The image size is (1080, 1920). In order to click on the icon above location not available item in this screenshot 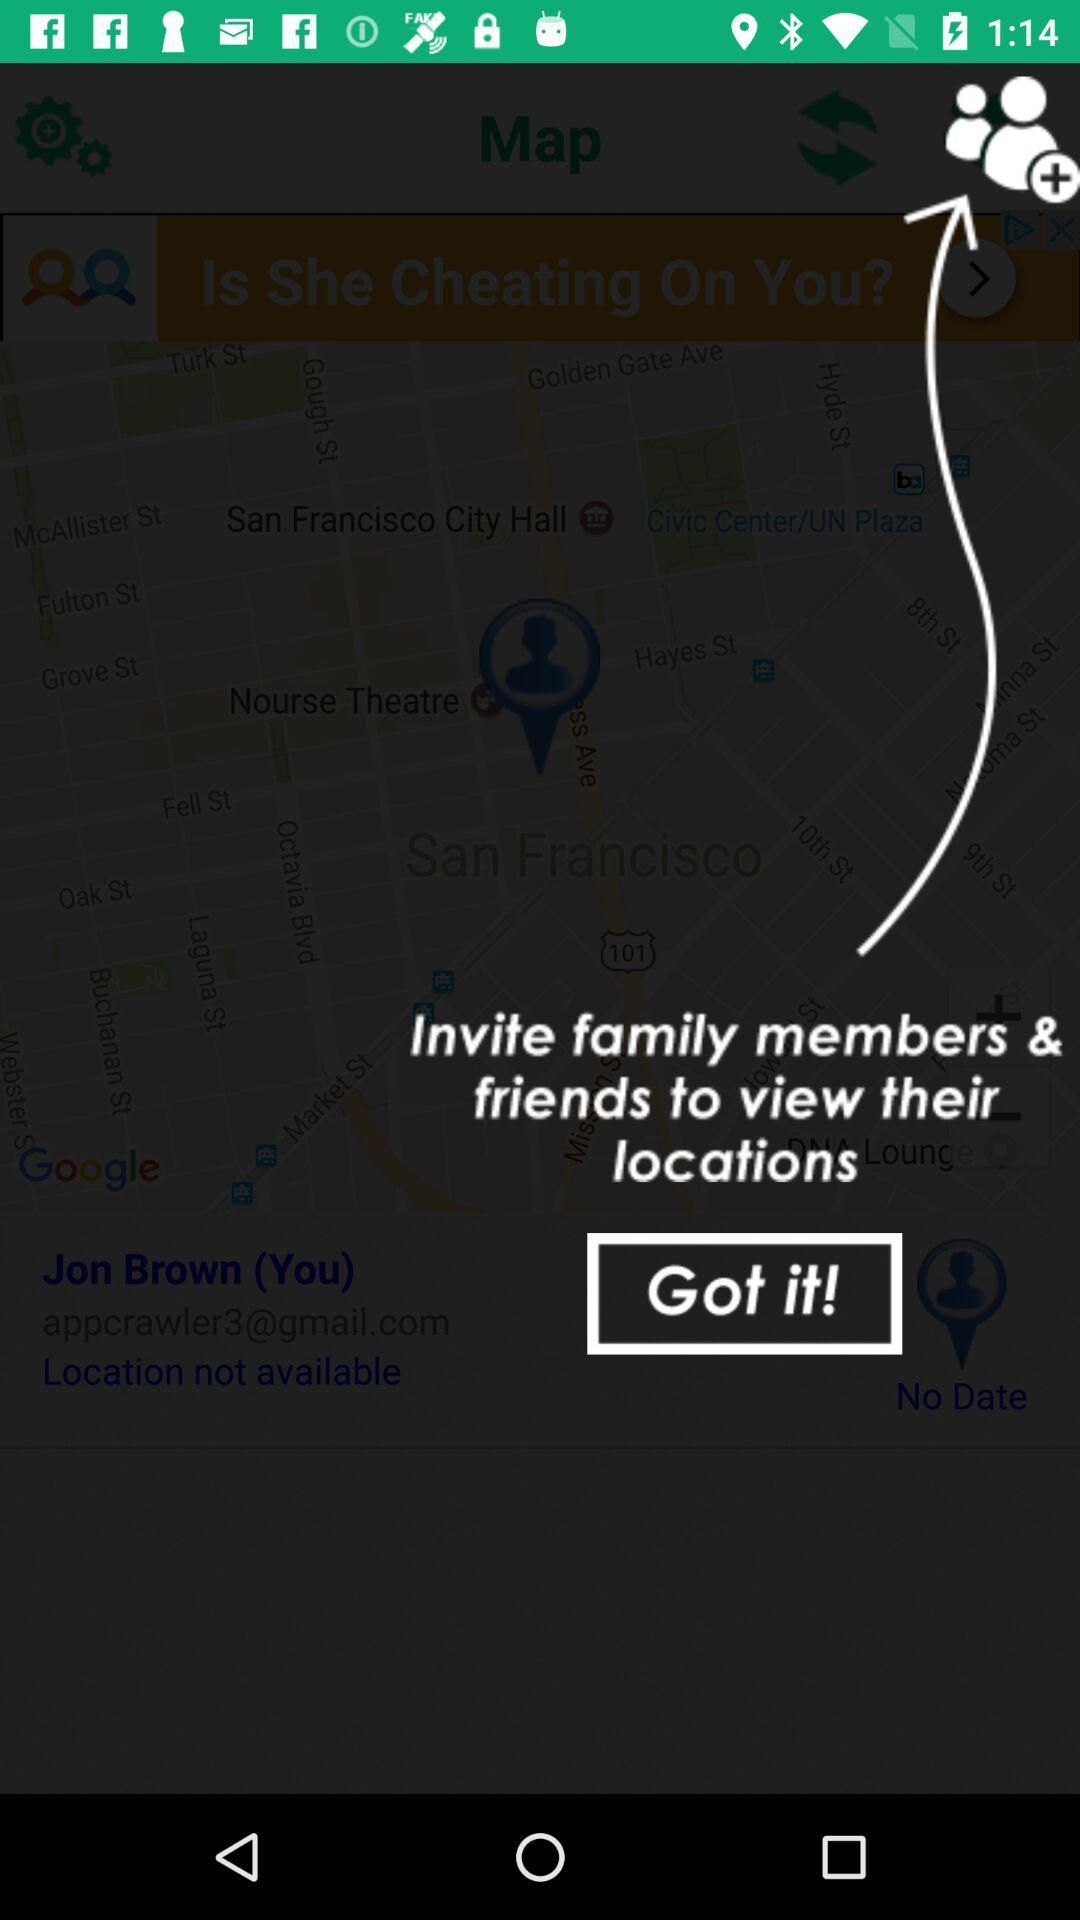, I will do `click(437, 1320)`.